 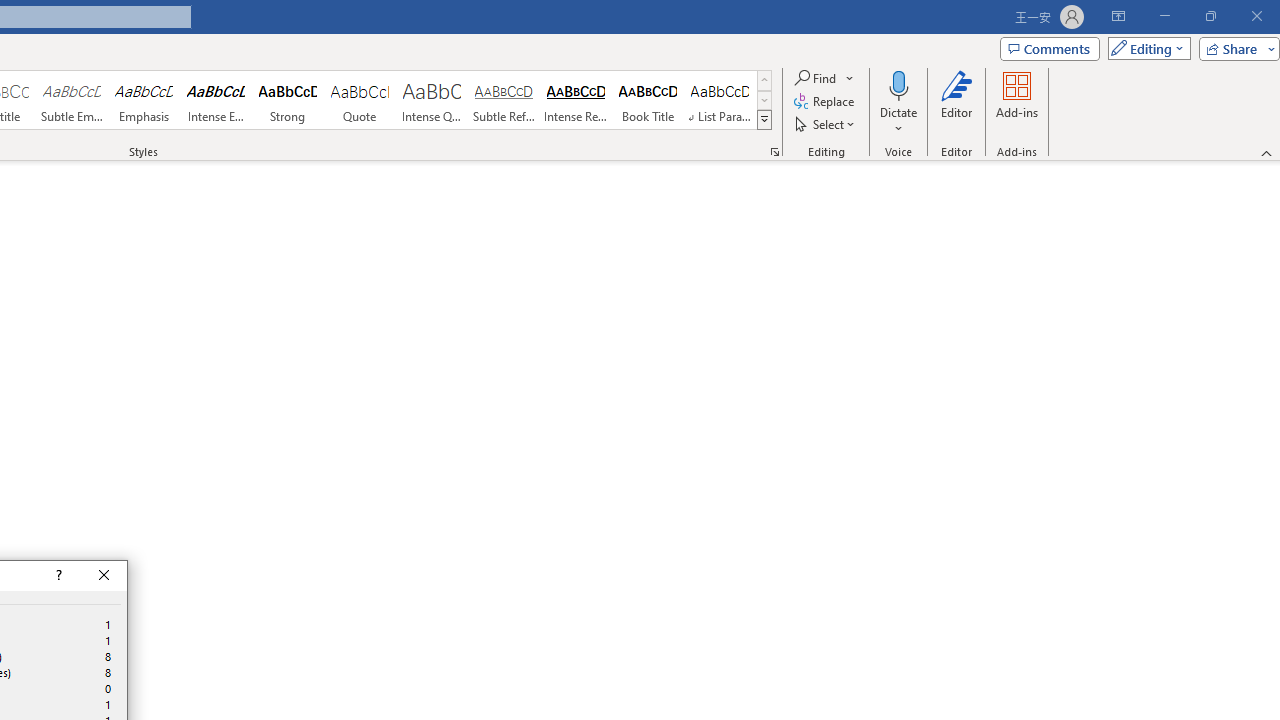 What do you see at coordinates (143, 100) in the screenshot?
I see `'Emphasis'` at bounding box center [143, 100].